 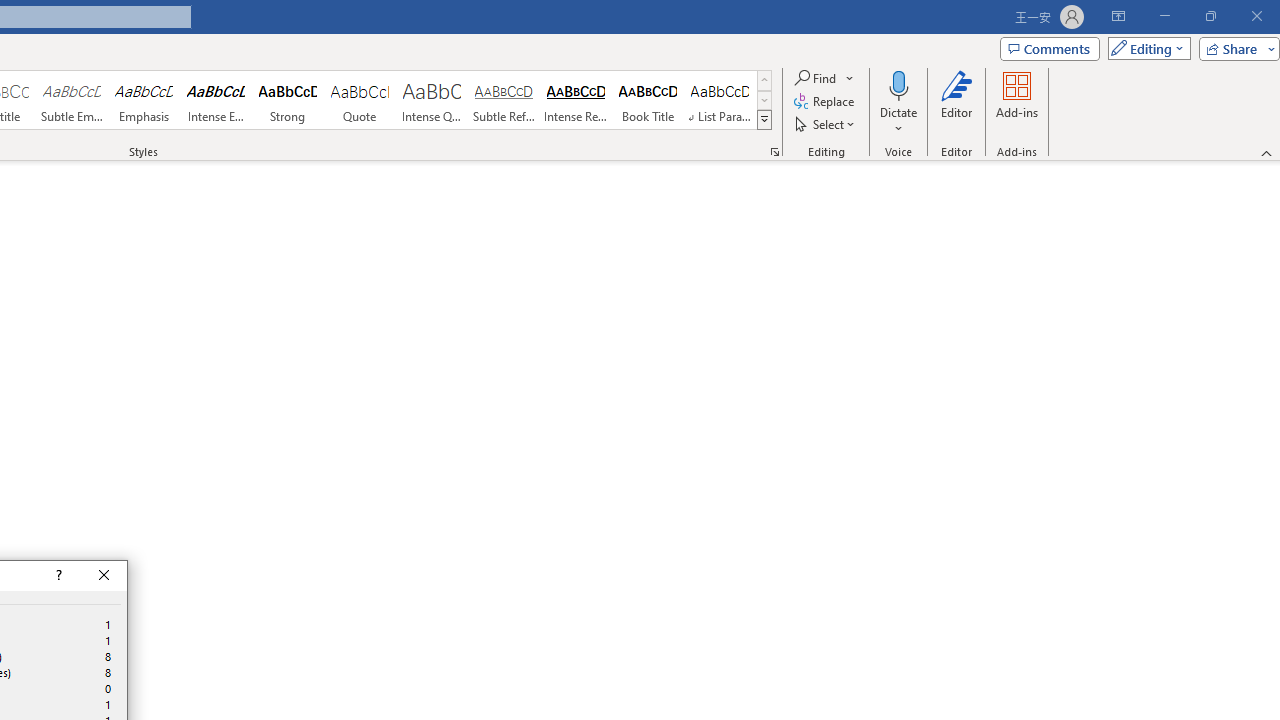 What do you see at coordinates (143, 100) in the screenshot?
I see `'Emphasis'` at bounding box center [143, 100].